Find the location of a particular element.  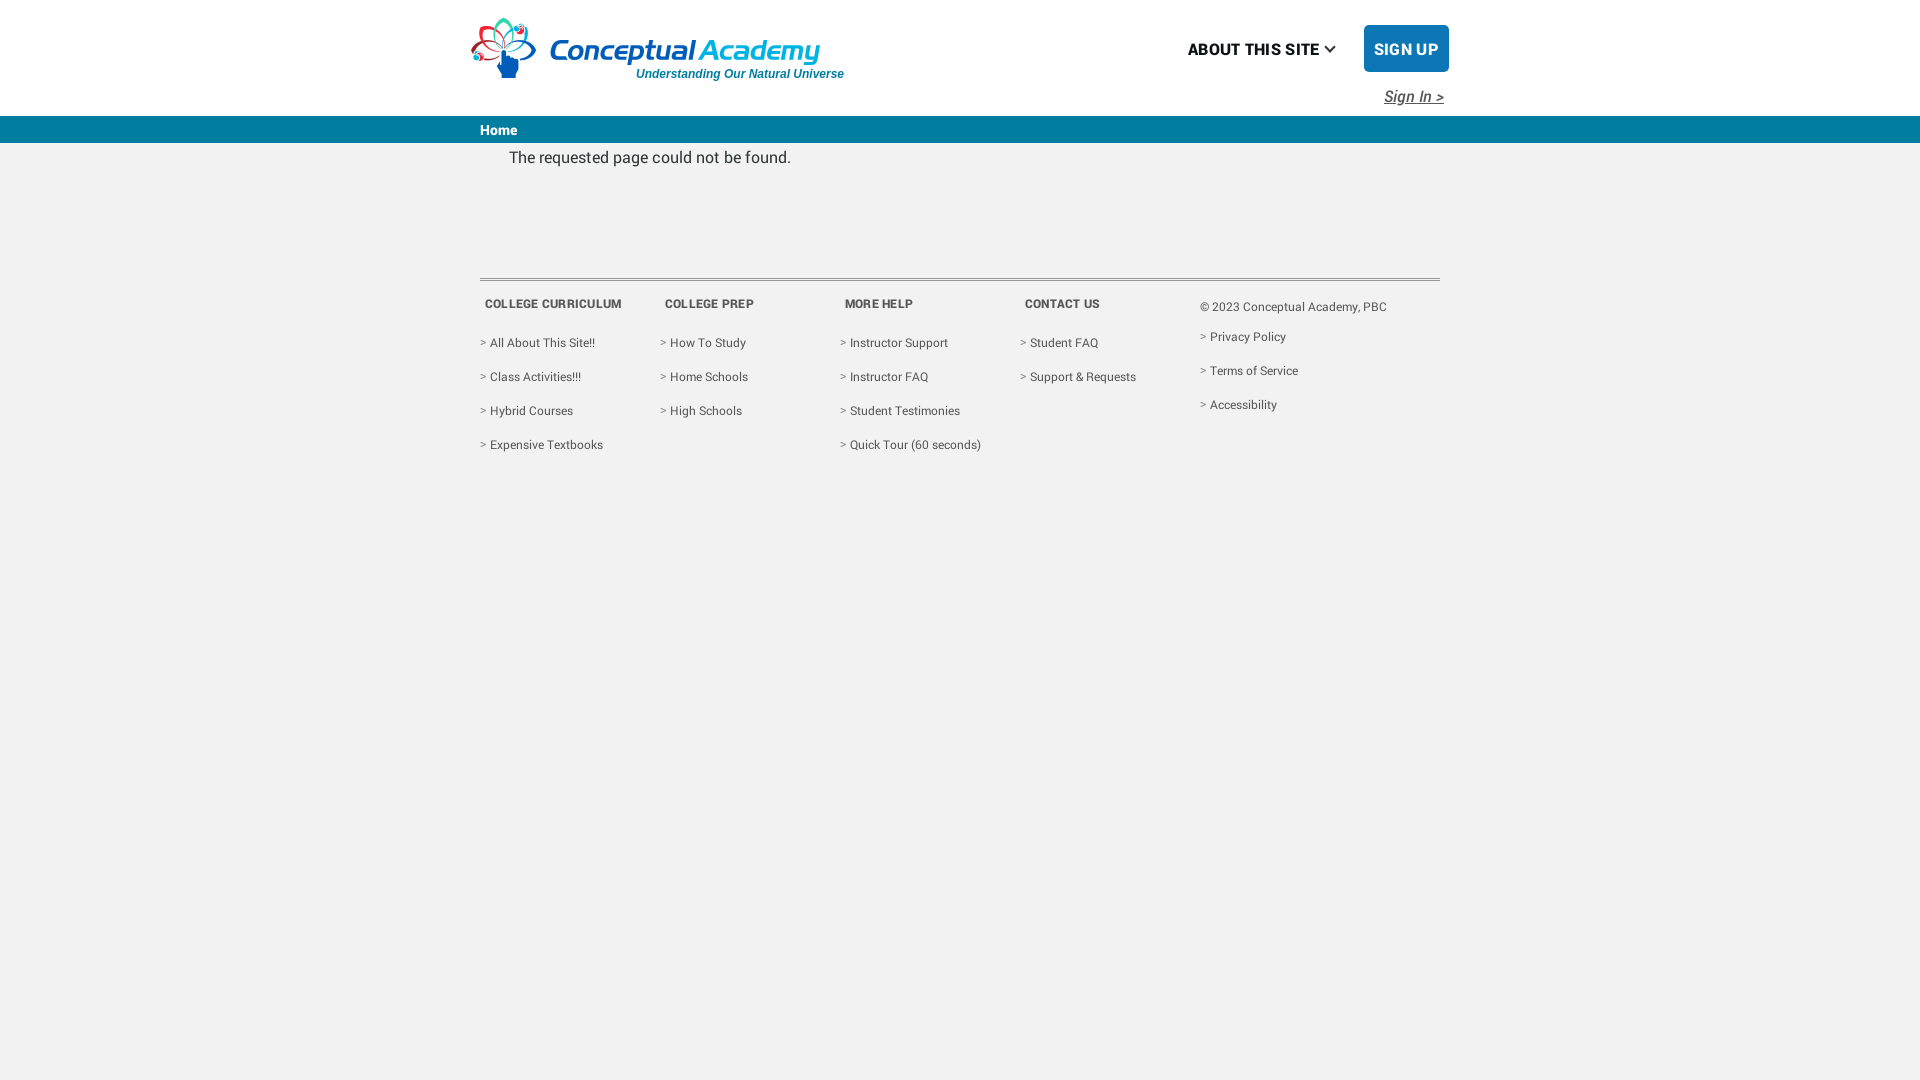

'ABOUT THIS SITE' is located at coordinates (1188, 47).